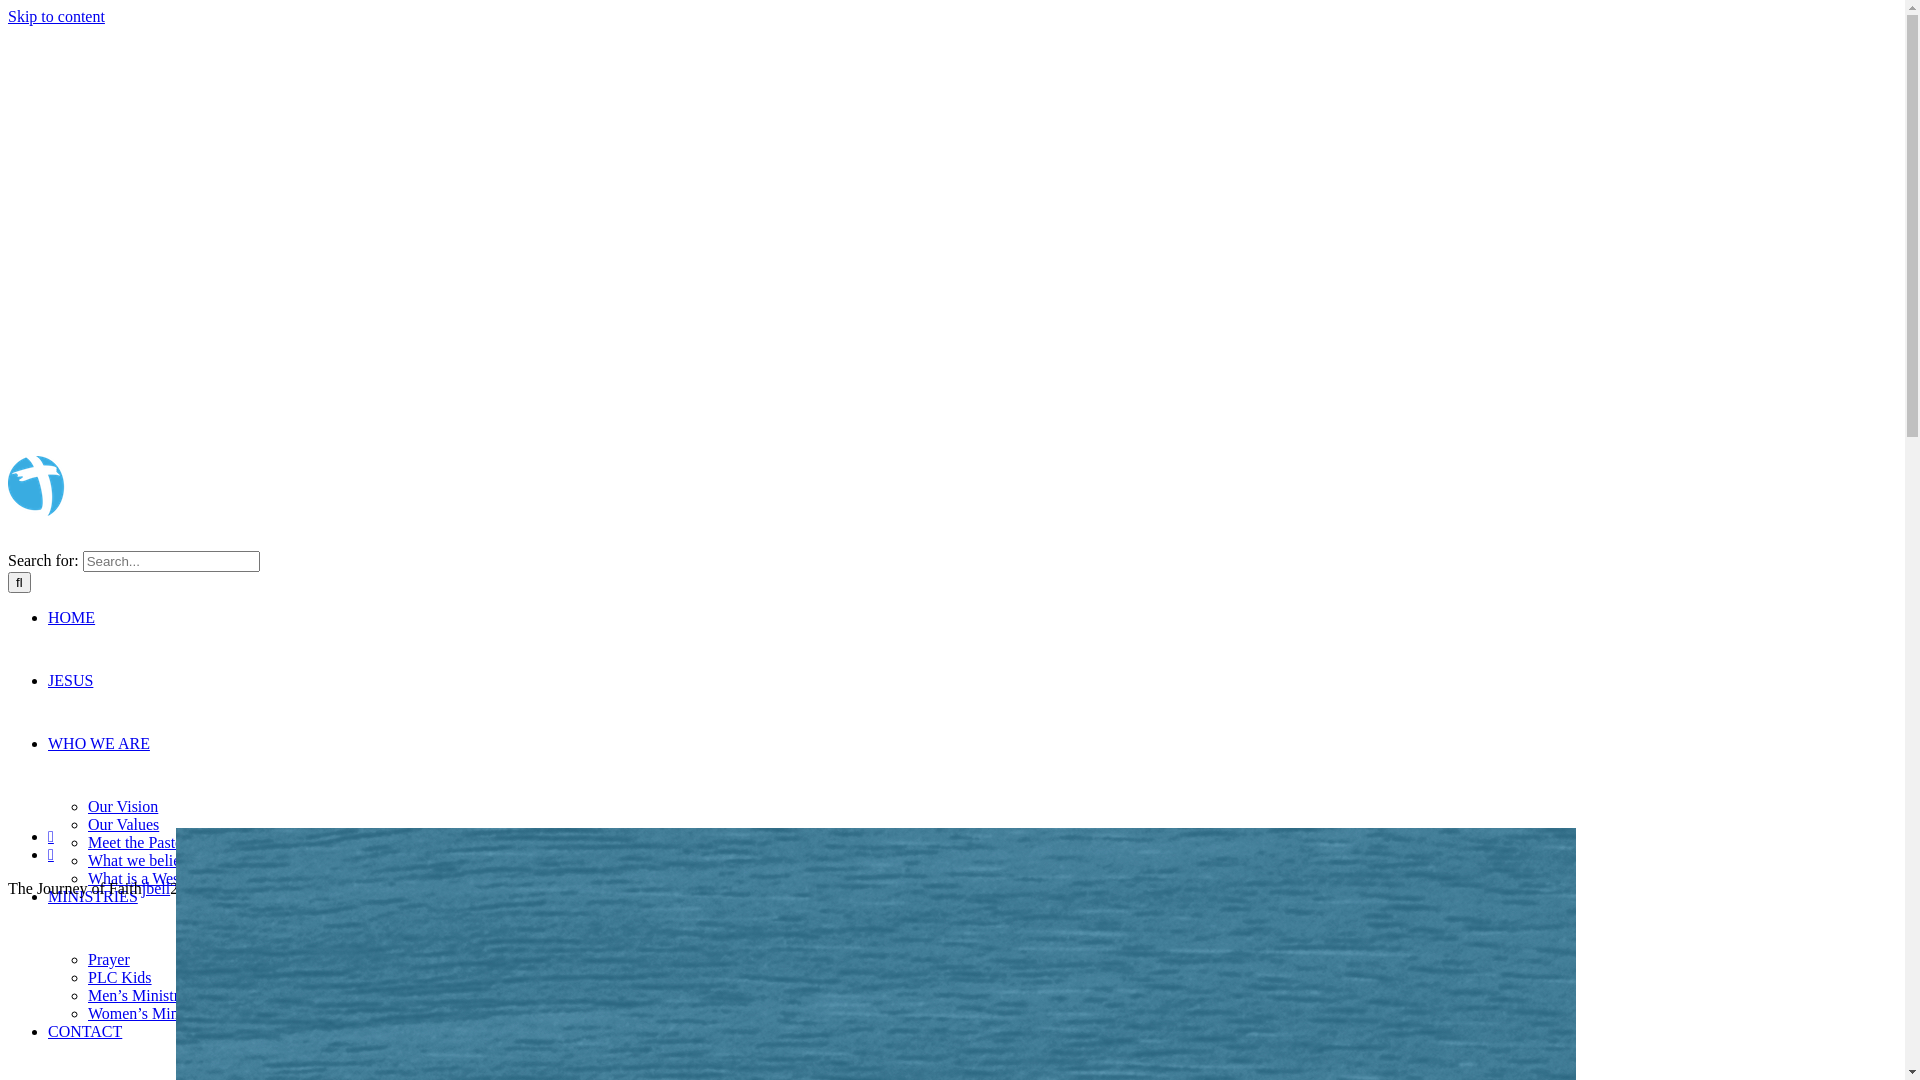 This screenshot has width=1920, height=1080. I want to click on 'Our Values', so click(122, 824).